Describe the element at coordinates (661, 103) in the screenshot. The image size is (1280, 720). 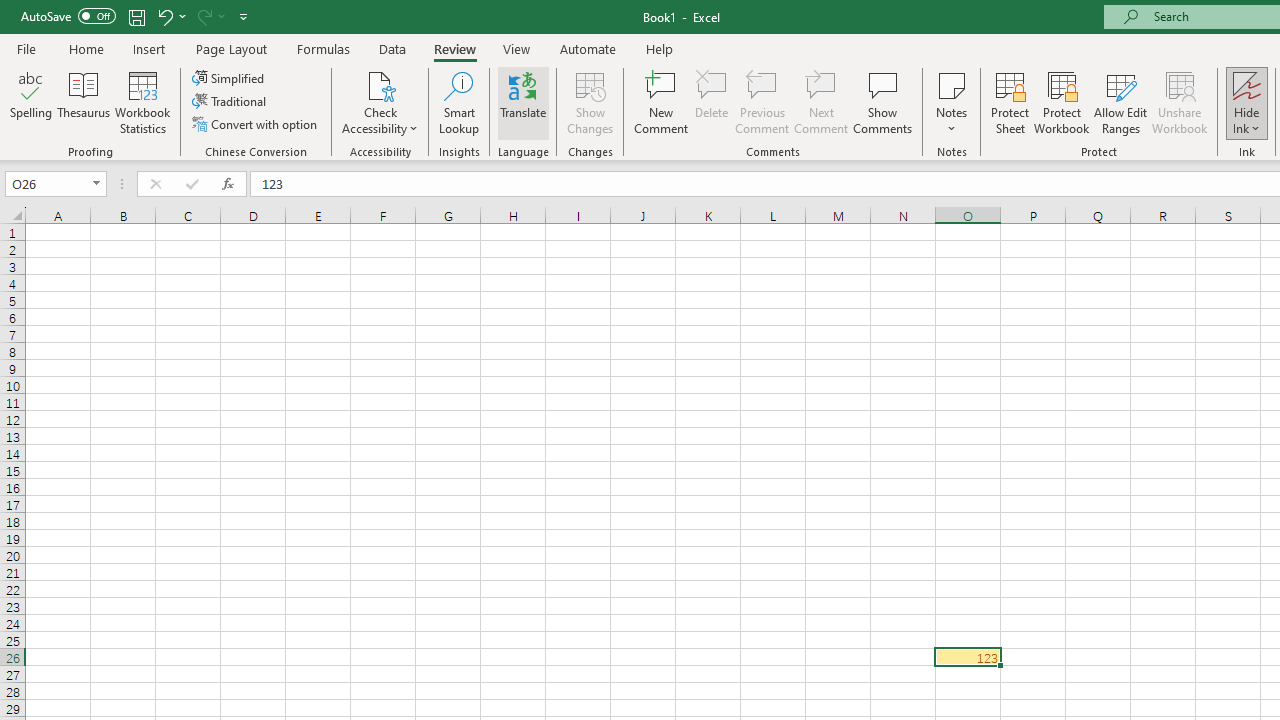
I see `'New Comment'` at that location.